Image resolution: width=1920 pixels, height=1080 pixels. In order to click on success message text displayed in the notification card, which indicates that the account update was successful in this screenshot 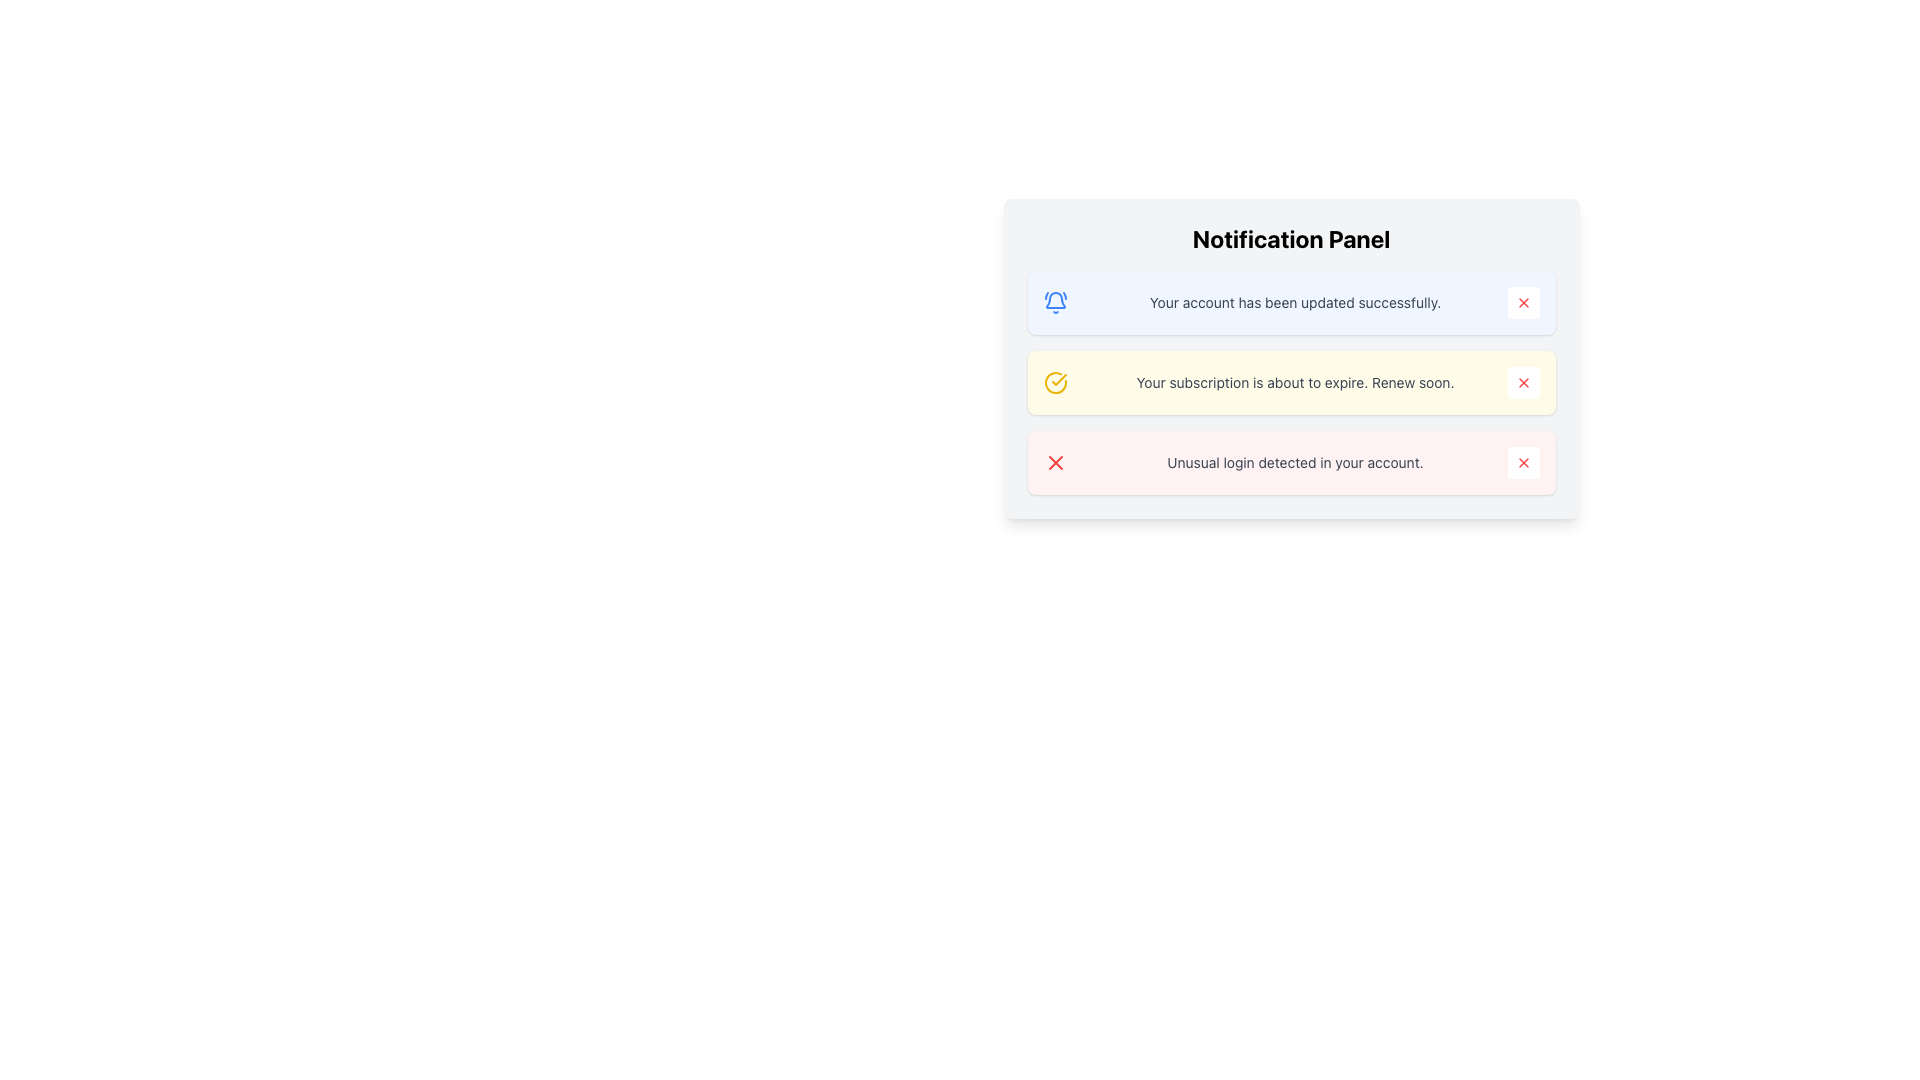, I will do `click(1295, 303)`.